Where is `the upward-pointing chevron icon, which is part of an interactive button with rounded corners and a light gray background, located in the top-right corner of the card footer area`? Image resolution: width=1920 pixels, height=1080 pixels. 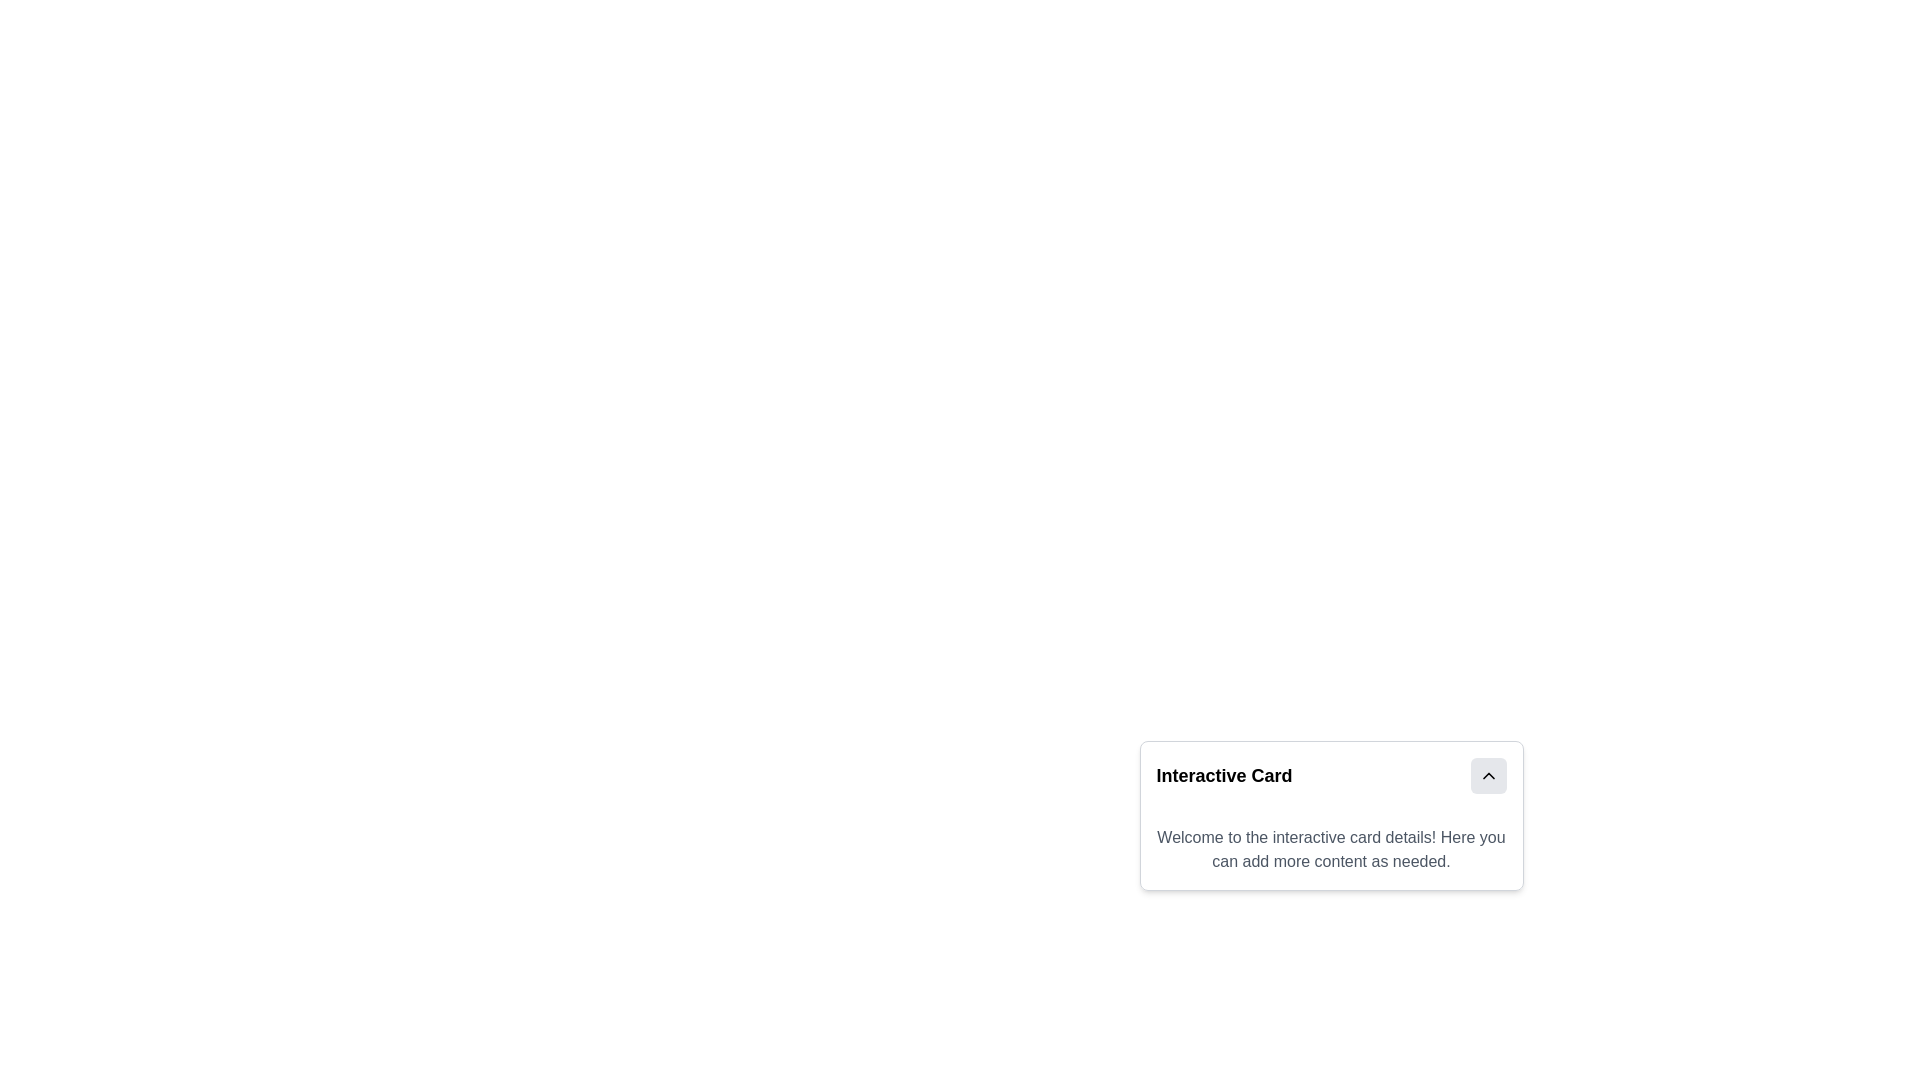
the upward-pointing chevron icon, which is part of an interactive button with rounded corners and a light gray background, located in the top-right corner of the card footer area is located at coordinates (1488, 774).